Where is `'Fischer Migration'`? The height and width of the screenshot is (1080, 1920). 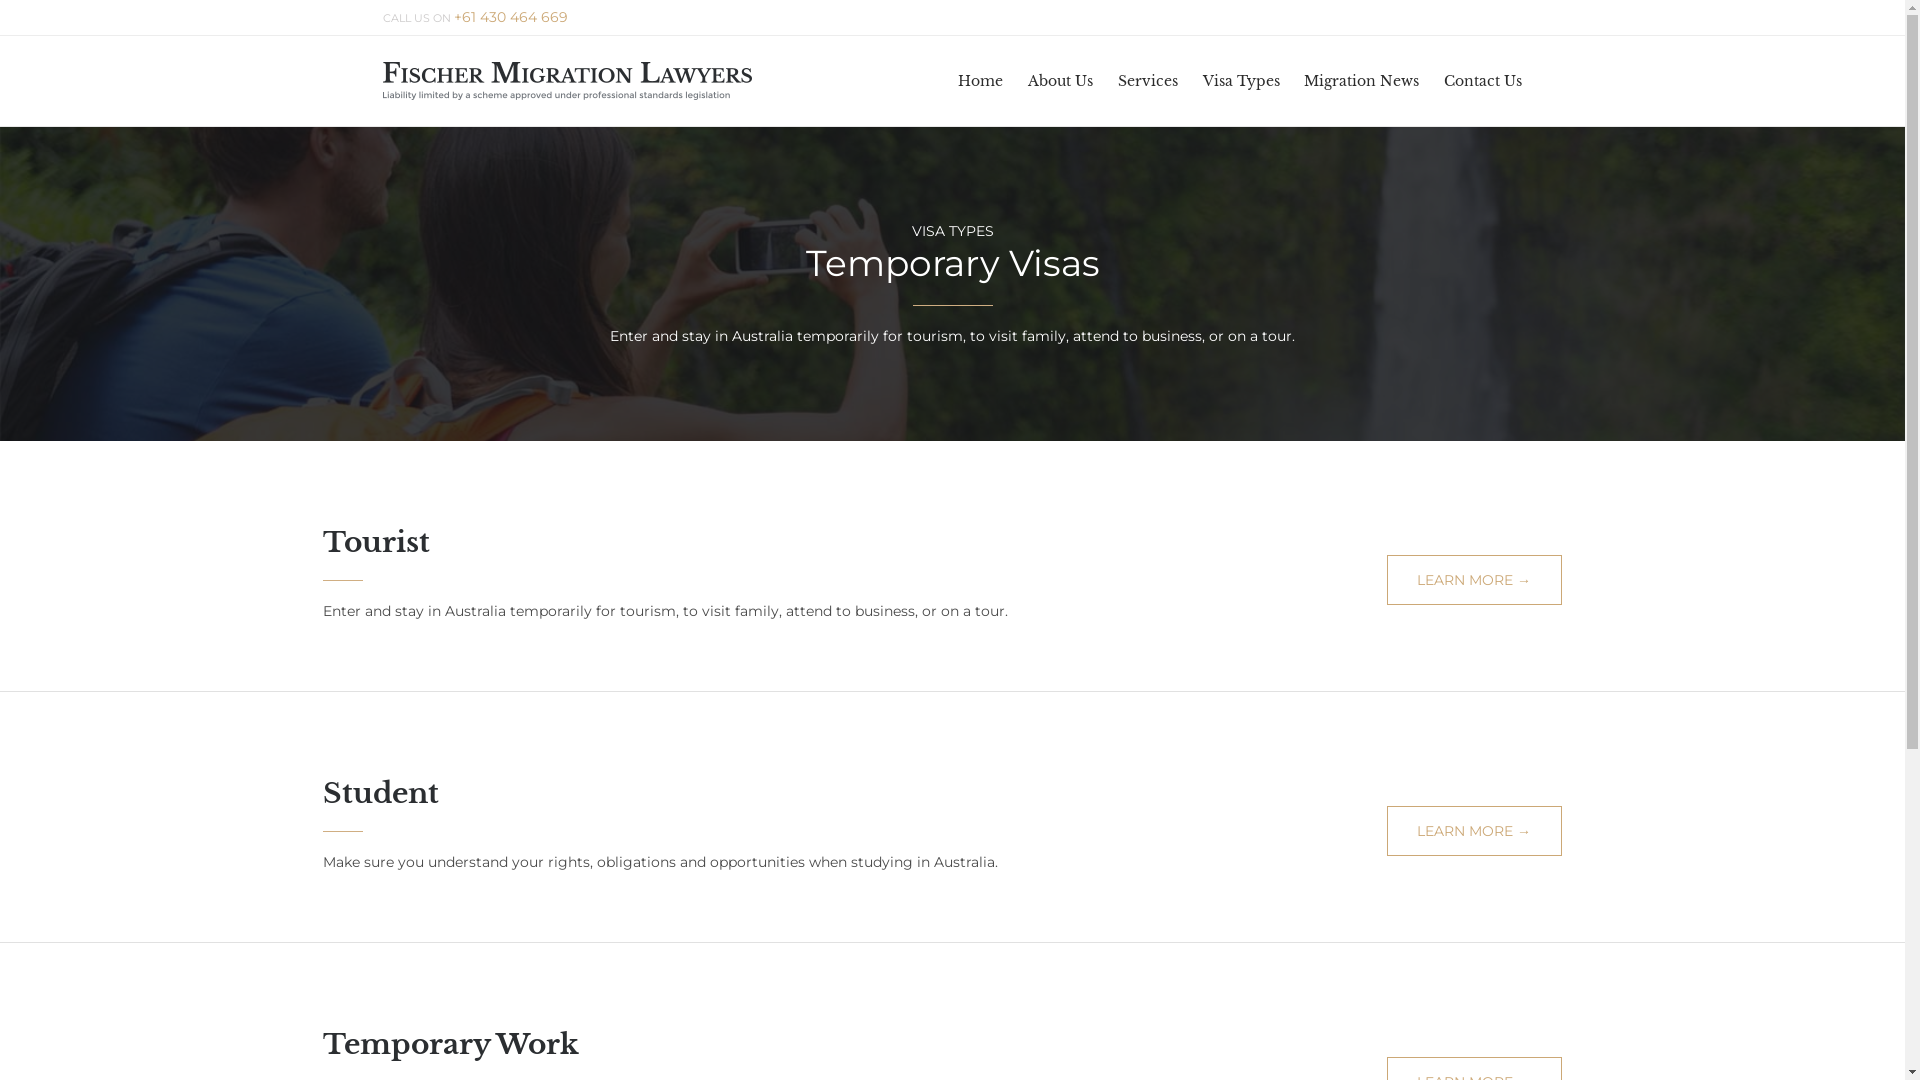
'Fischer Migration' is located at coordinates (565, 80).